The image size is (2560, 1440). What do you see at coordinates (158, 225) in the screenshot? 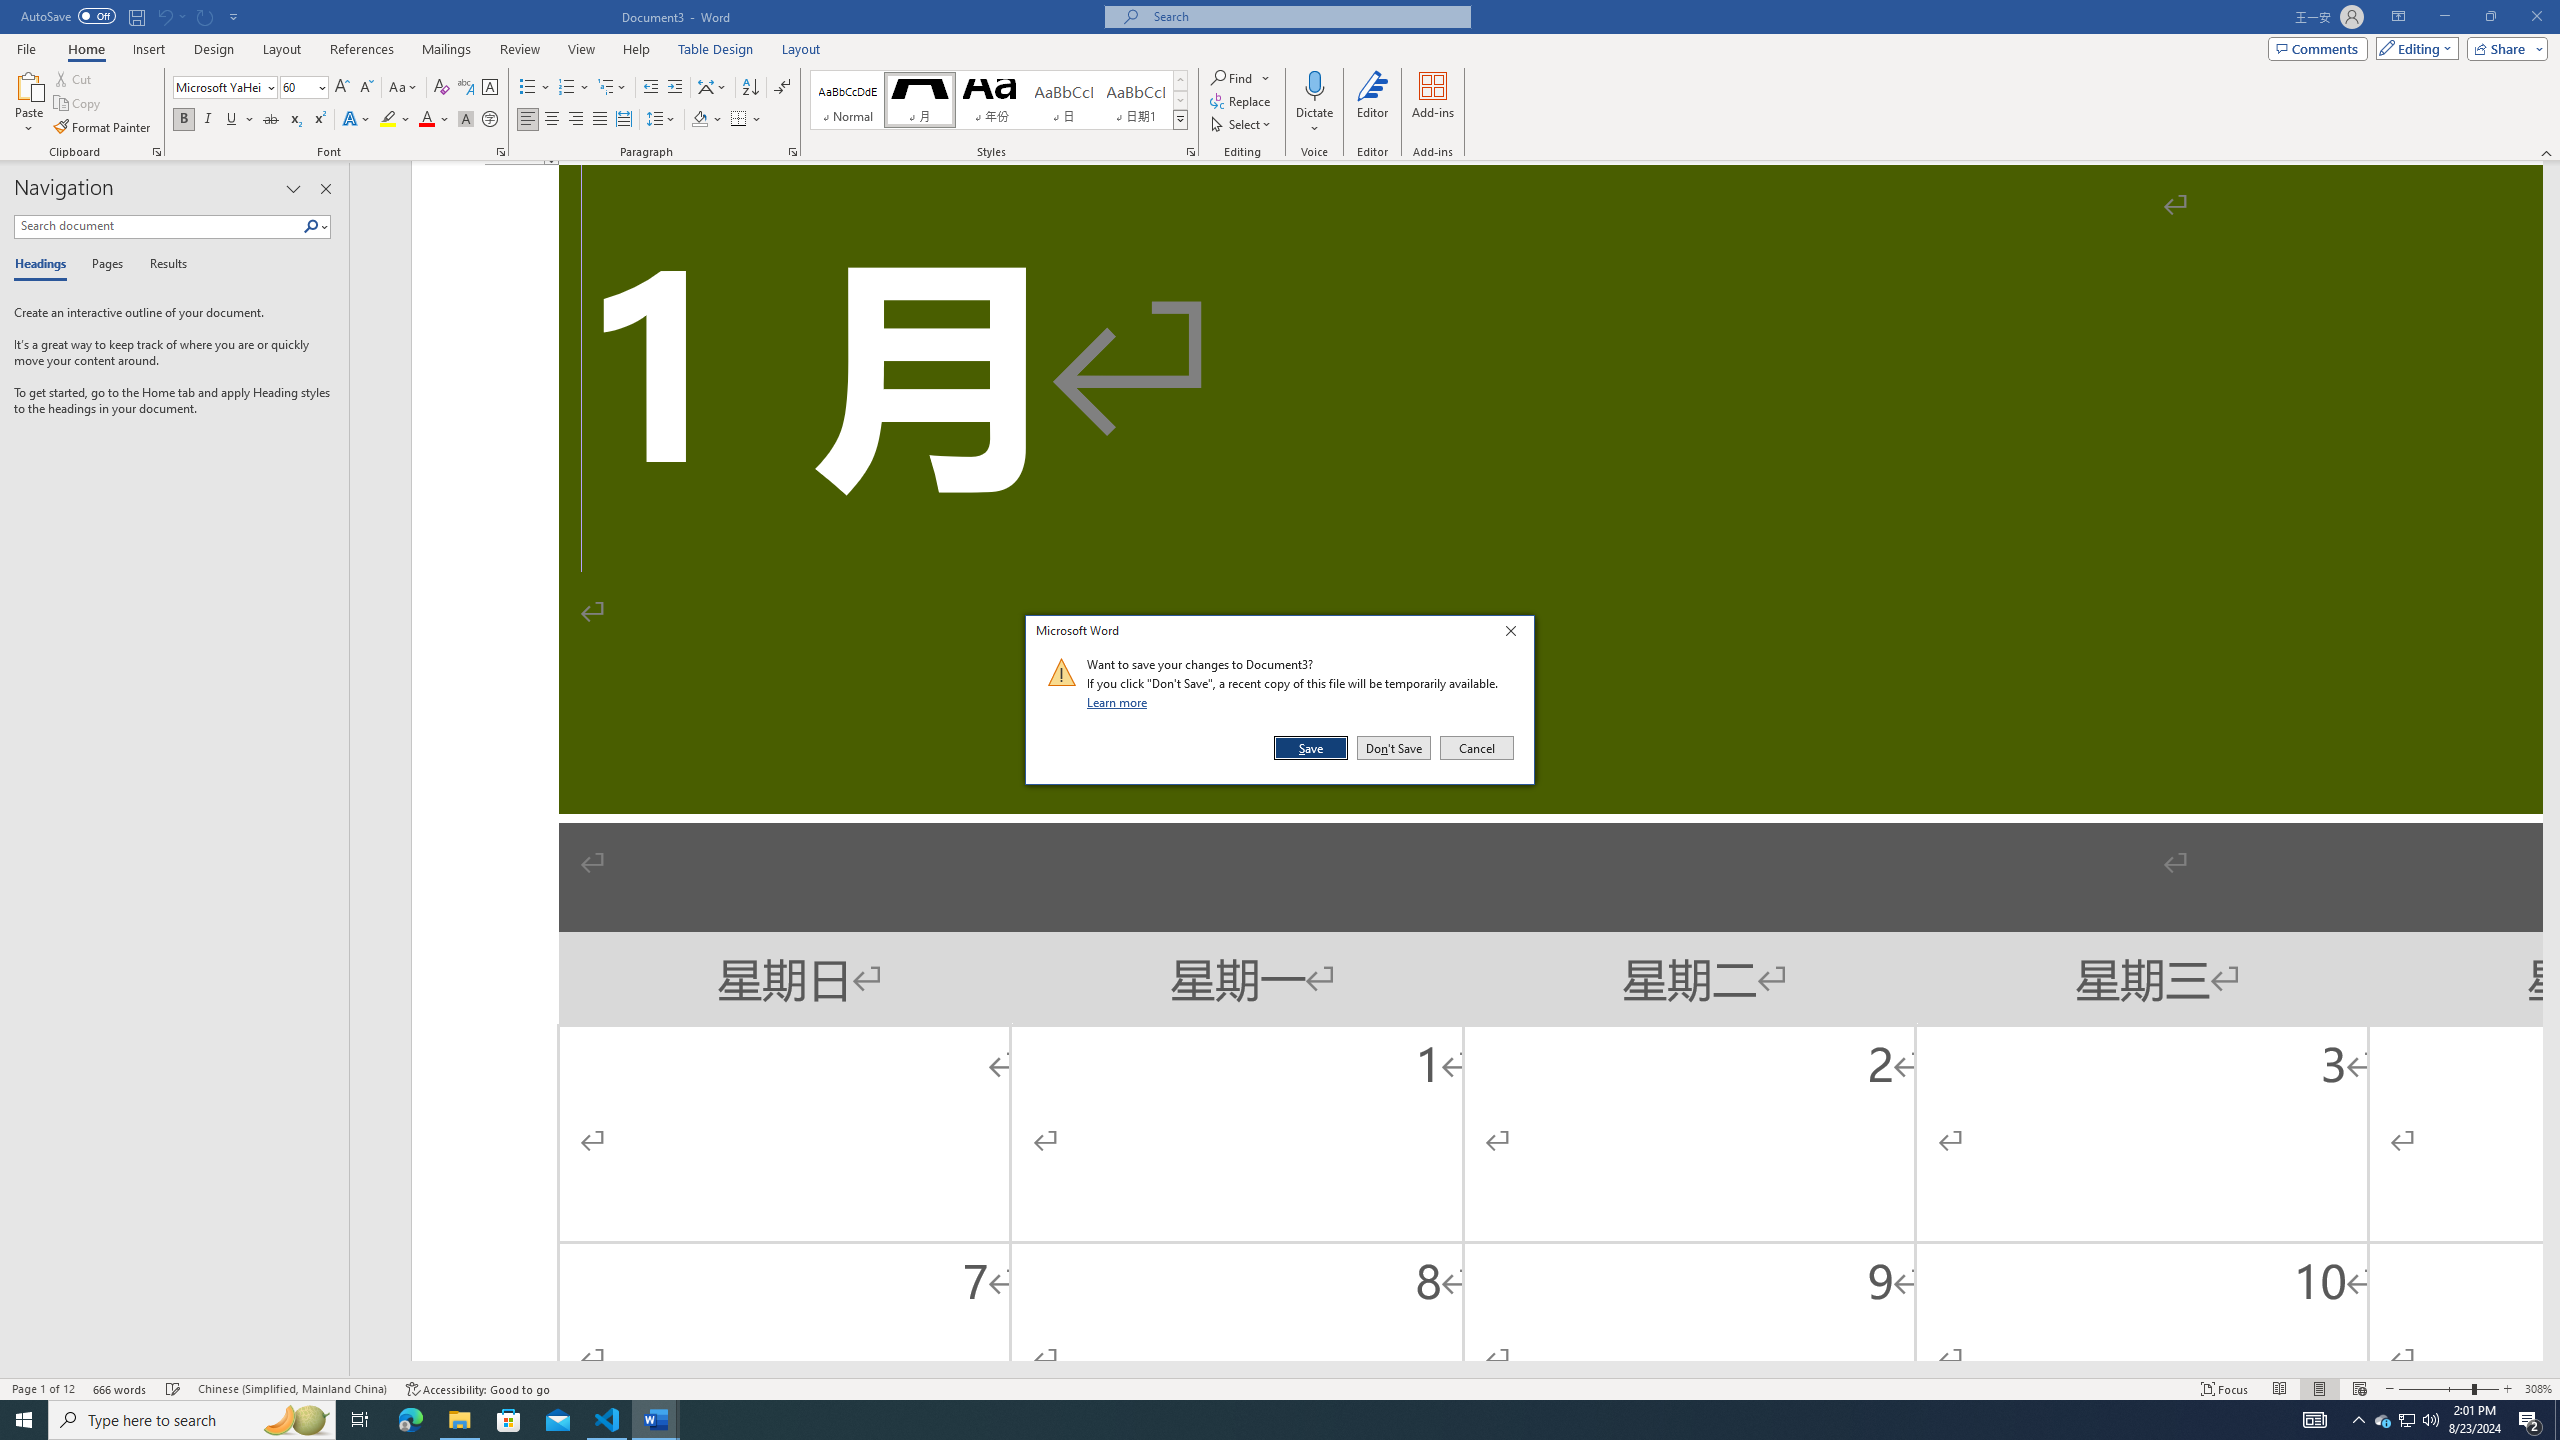
I see `'Search document'` at bounding box center [158, 225].